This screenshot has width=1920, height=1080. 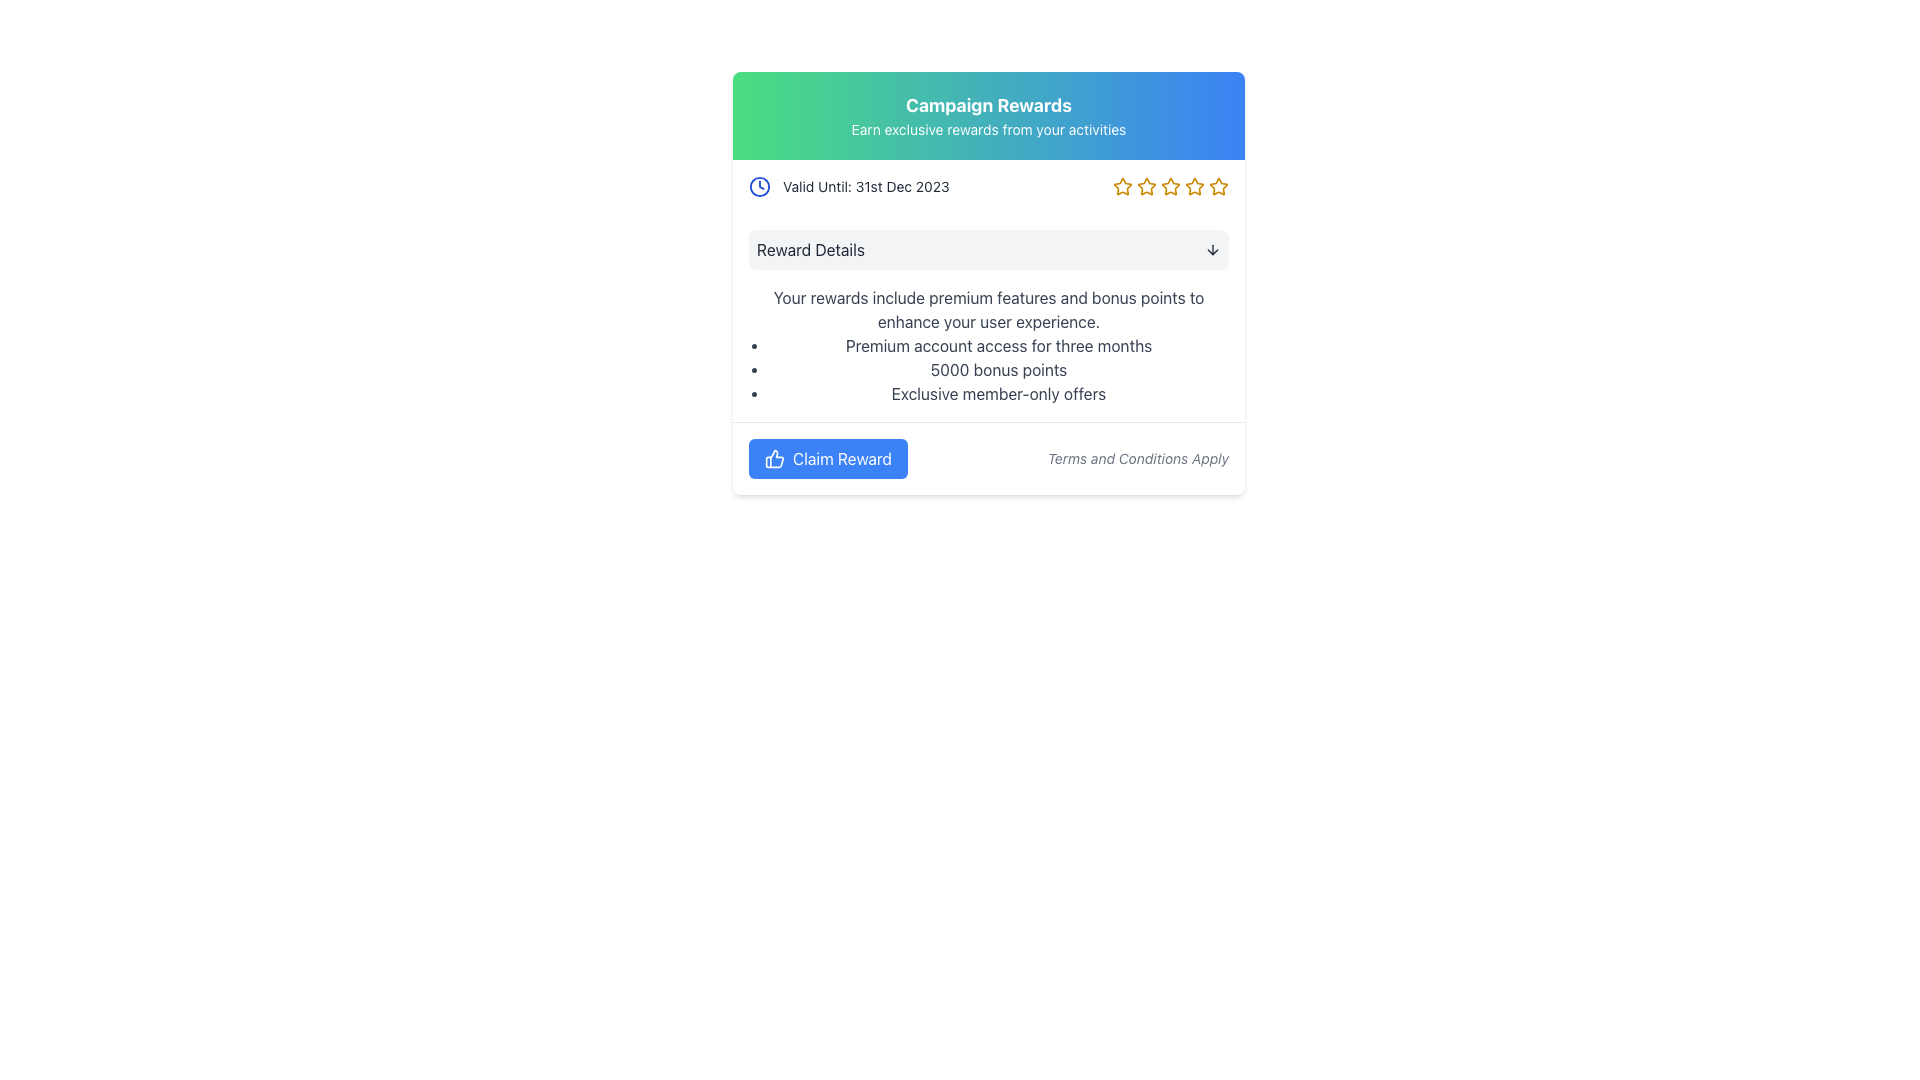 I want to click on the blue outlined thumbs-up icon located in the bottom left corner of the 'Campaign Rewards' section to interact with the 'Claim Reward' button, so click(x=773, y=459).